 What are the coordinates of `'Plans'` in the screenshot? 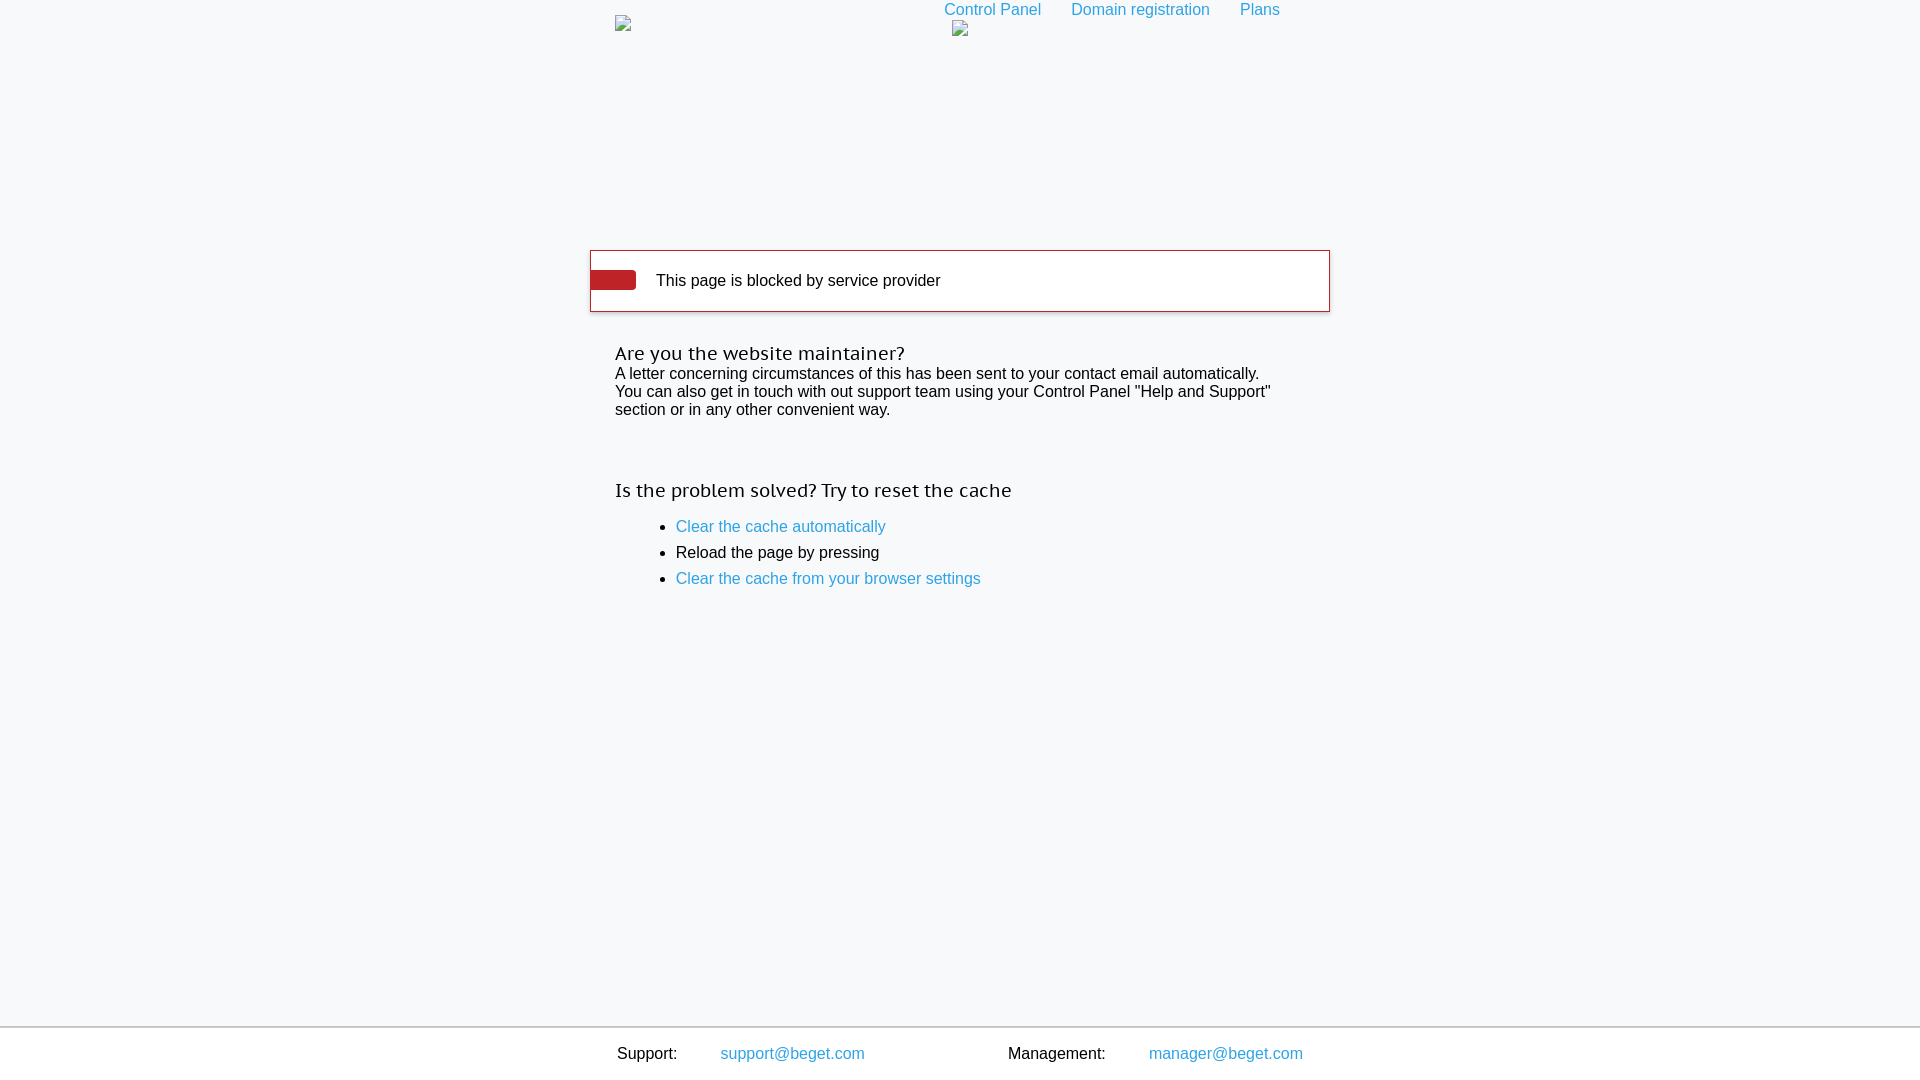 It's located at (1223, 9).